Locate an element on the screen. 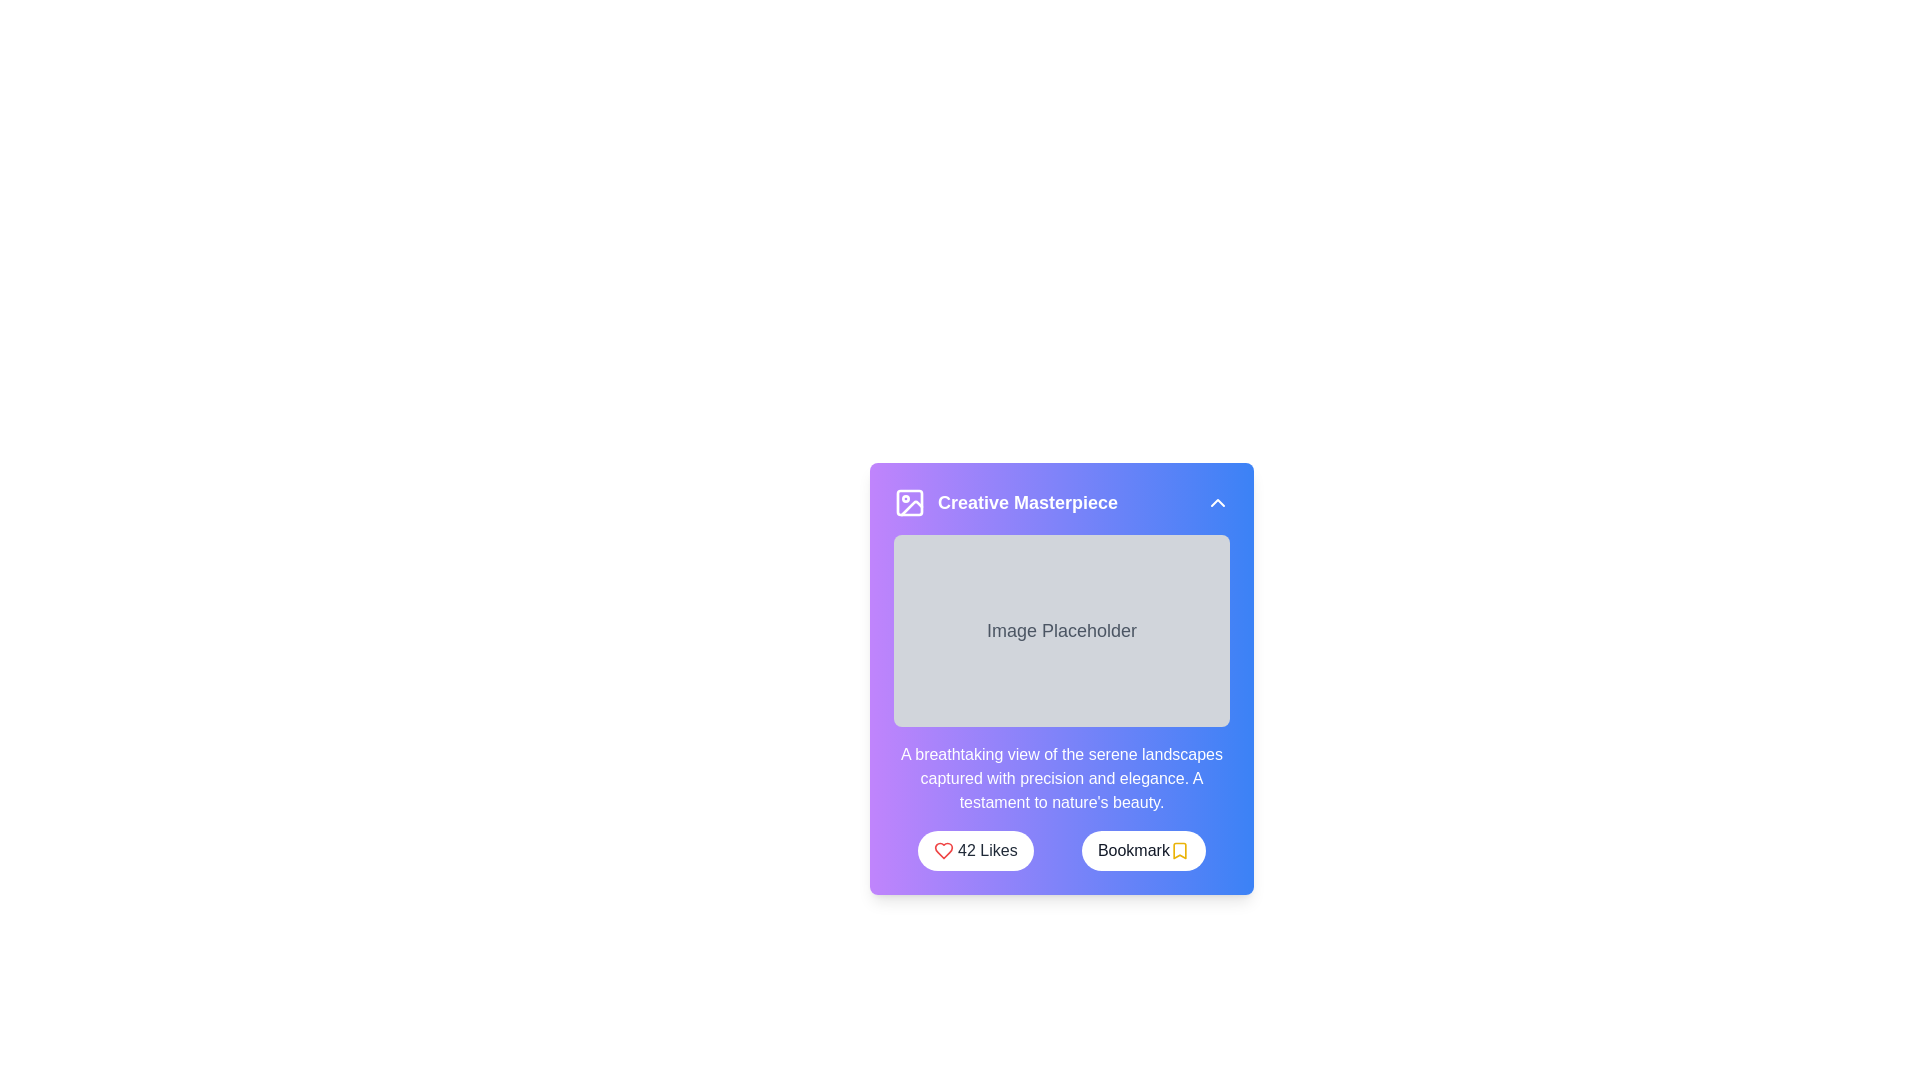 The image size is (1920, 1080). the Text Block element containing the white styled text that describes serene landscapes, located centrally within the card design is located at coordinates (1060, 778).